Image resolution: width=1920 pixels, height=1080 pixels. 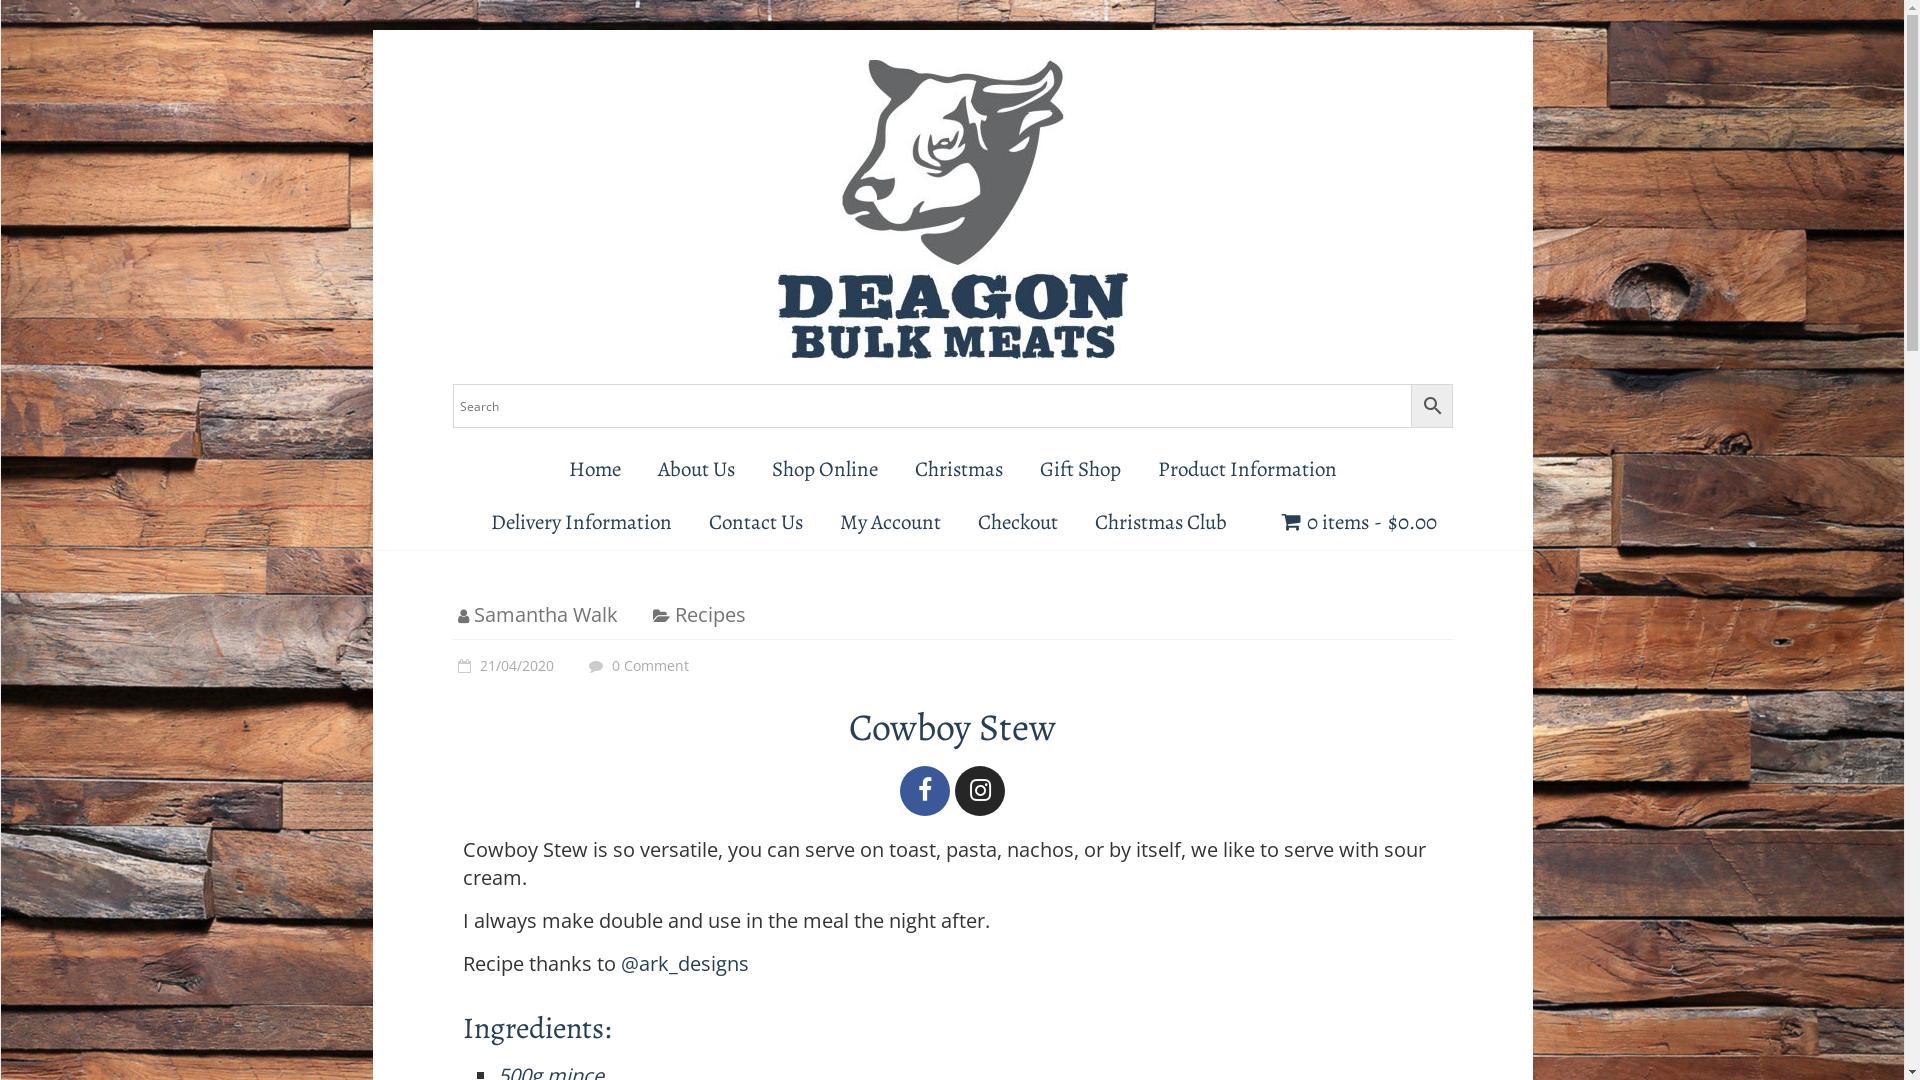 What do you see at coordinates (1359, 521) in the screenshot?
I see `'0 items$0.00'` at bounding box center [1359, 521].